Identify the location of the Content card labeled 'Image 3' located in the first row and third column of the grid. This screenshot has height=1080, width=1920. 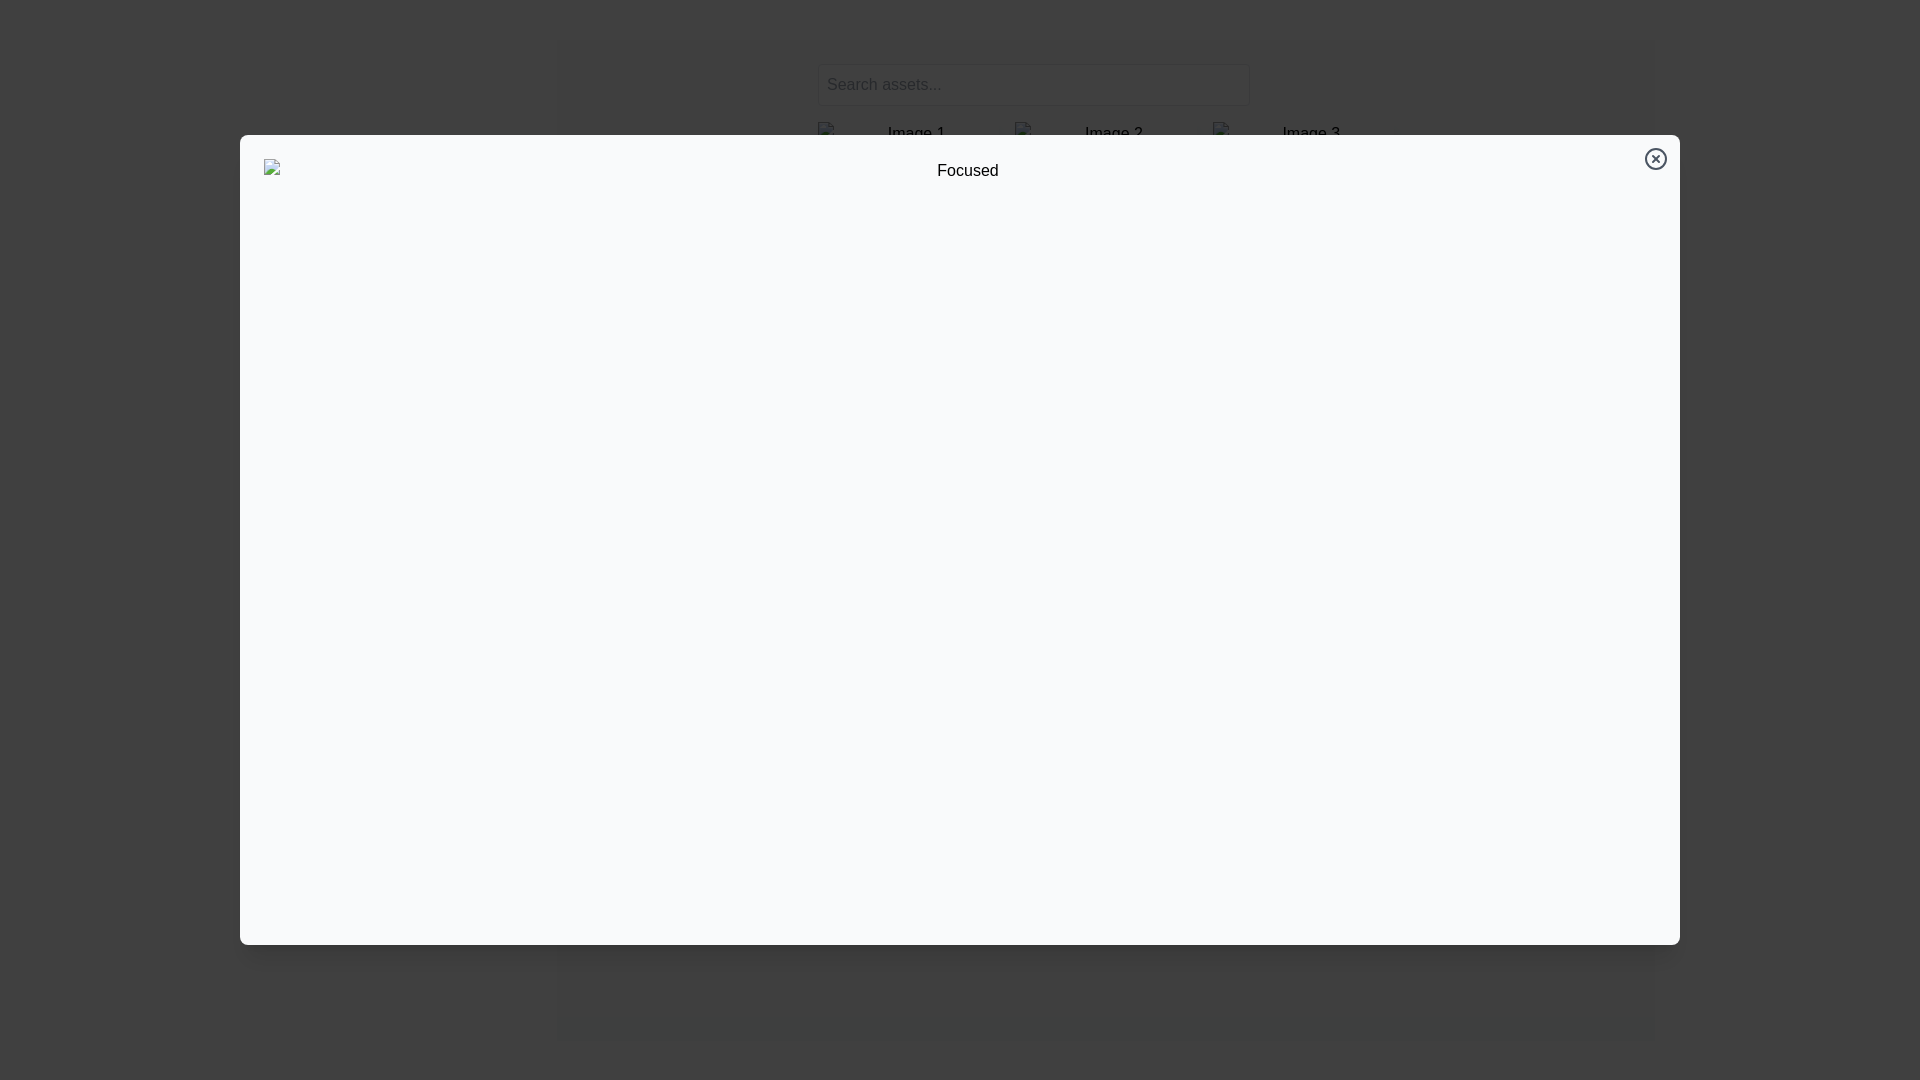
(1303, 134).